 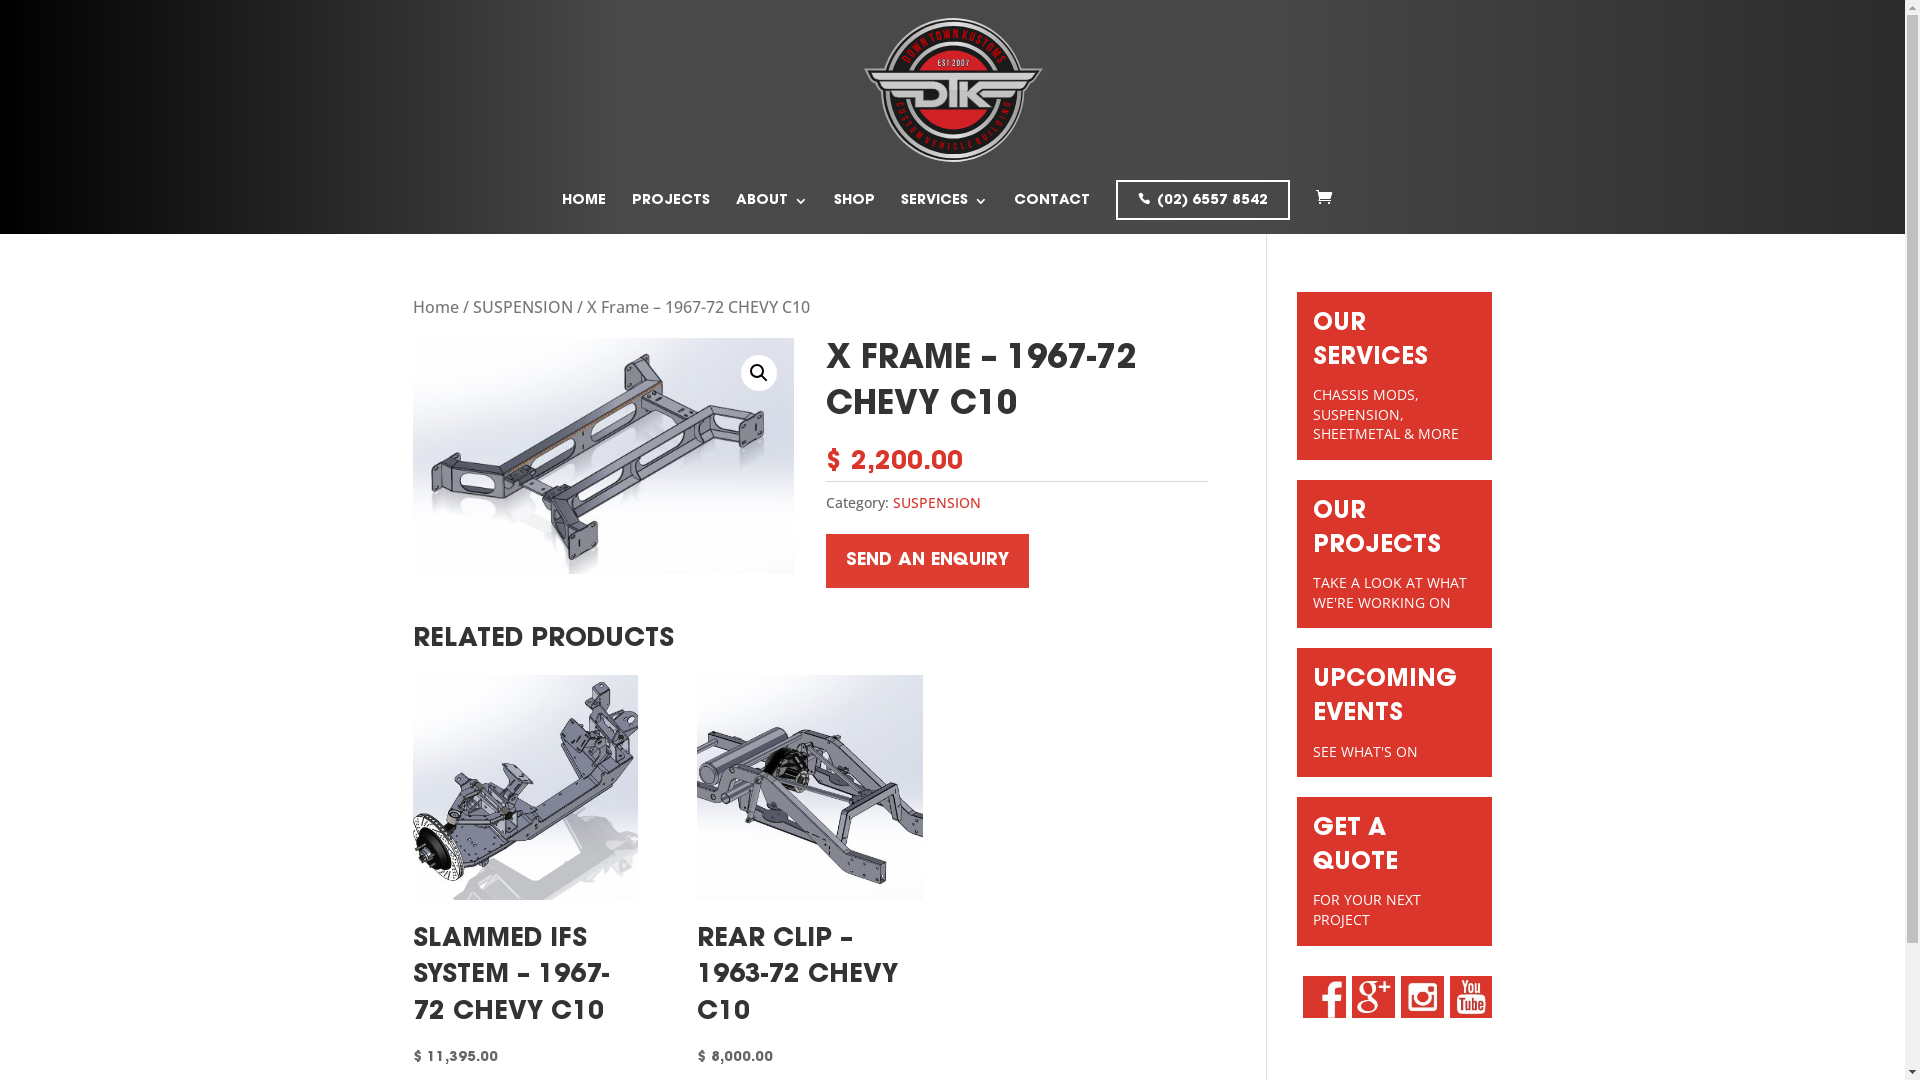 I want to click on 'OUR PROJECTS, so click(x=1393, y=554).